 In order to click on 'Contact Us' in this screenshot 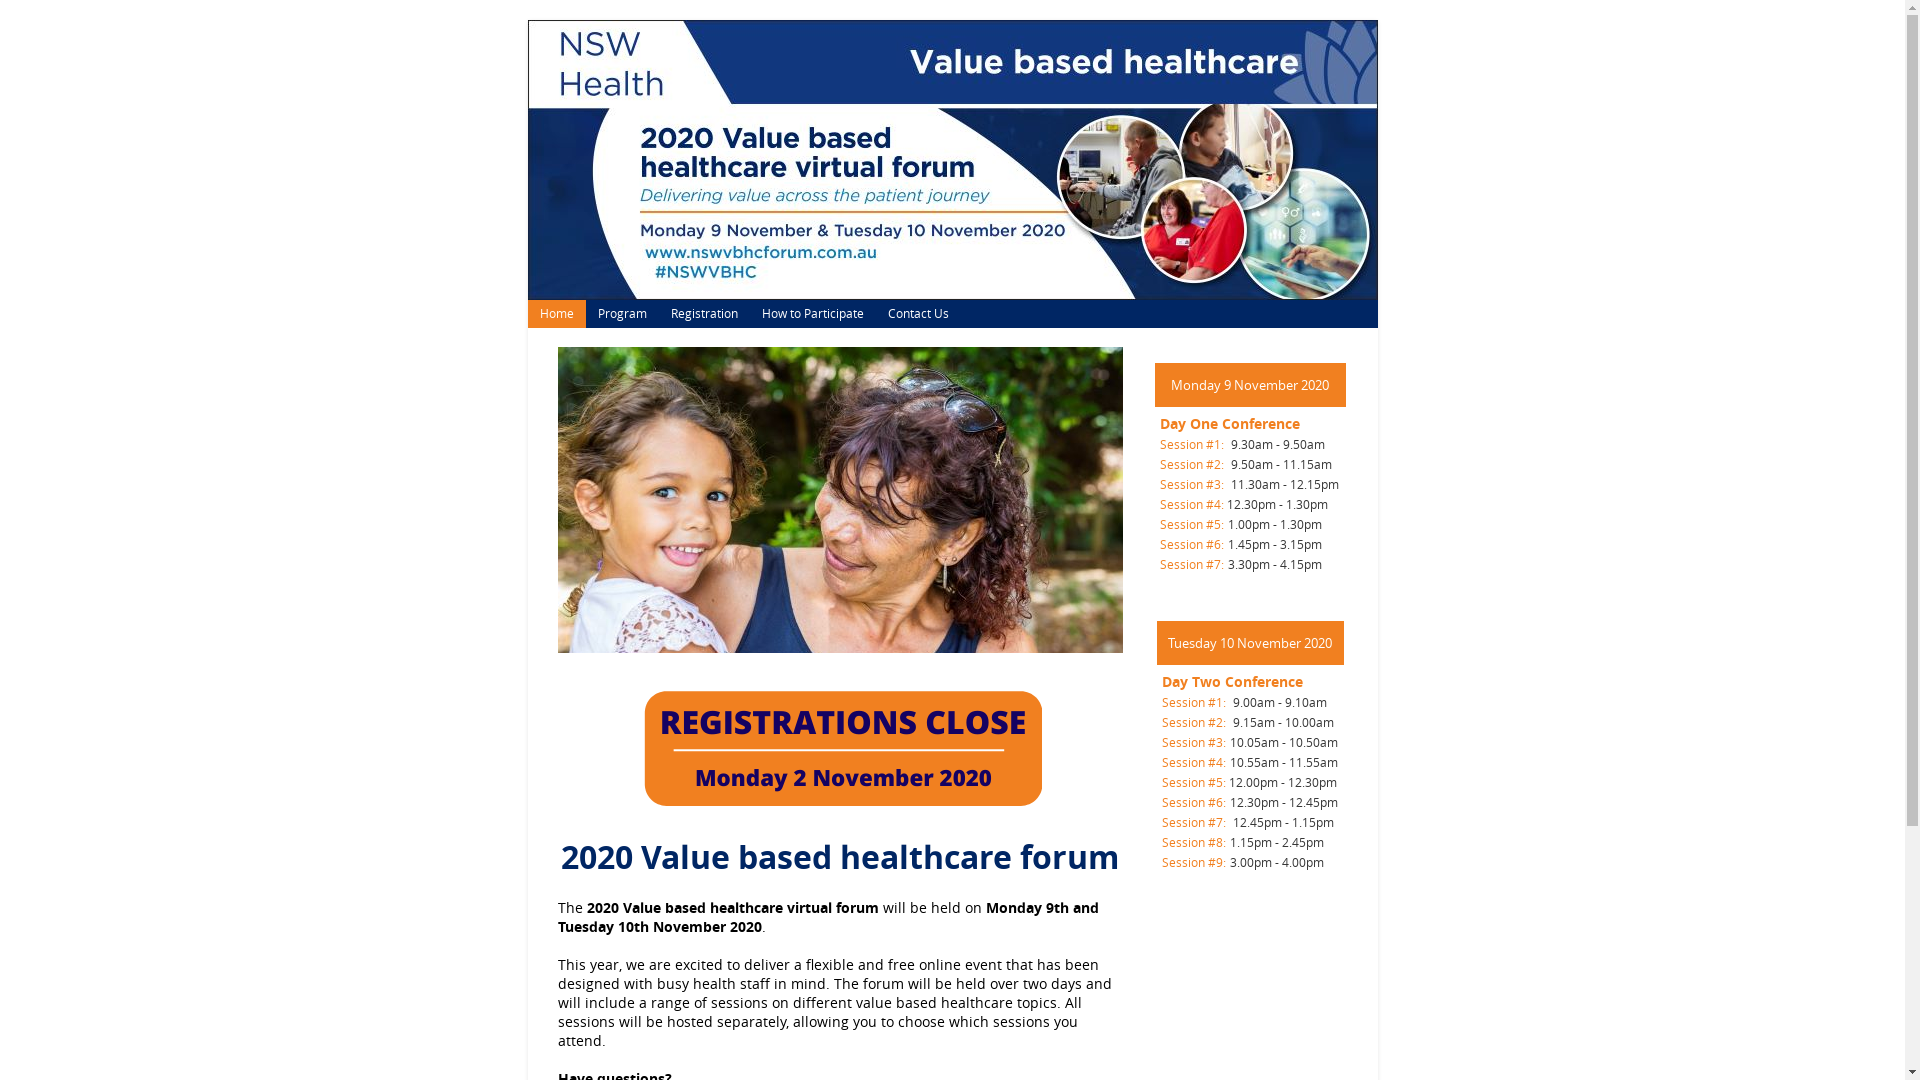, I will do `click(917, 313)`.